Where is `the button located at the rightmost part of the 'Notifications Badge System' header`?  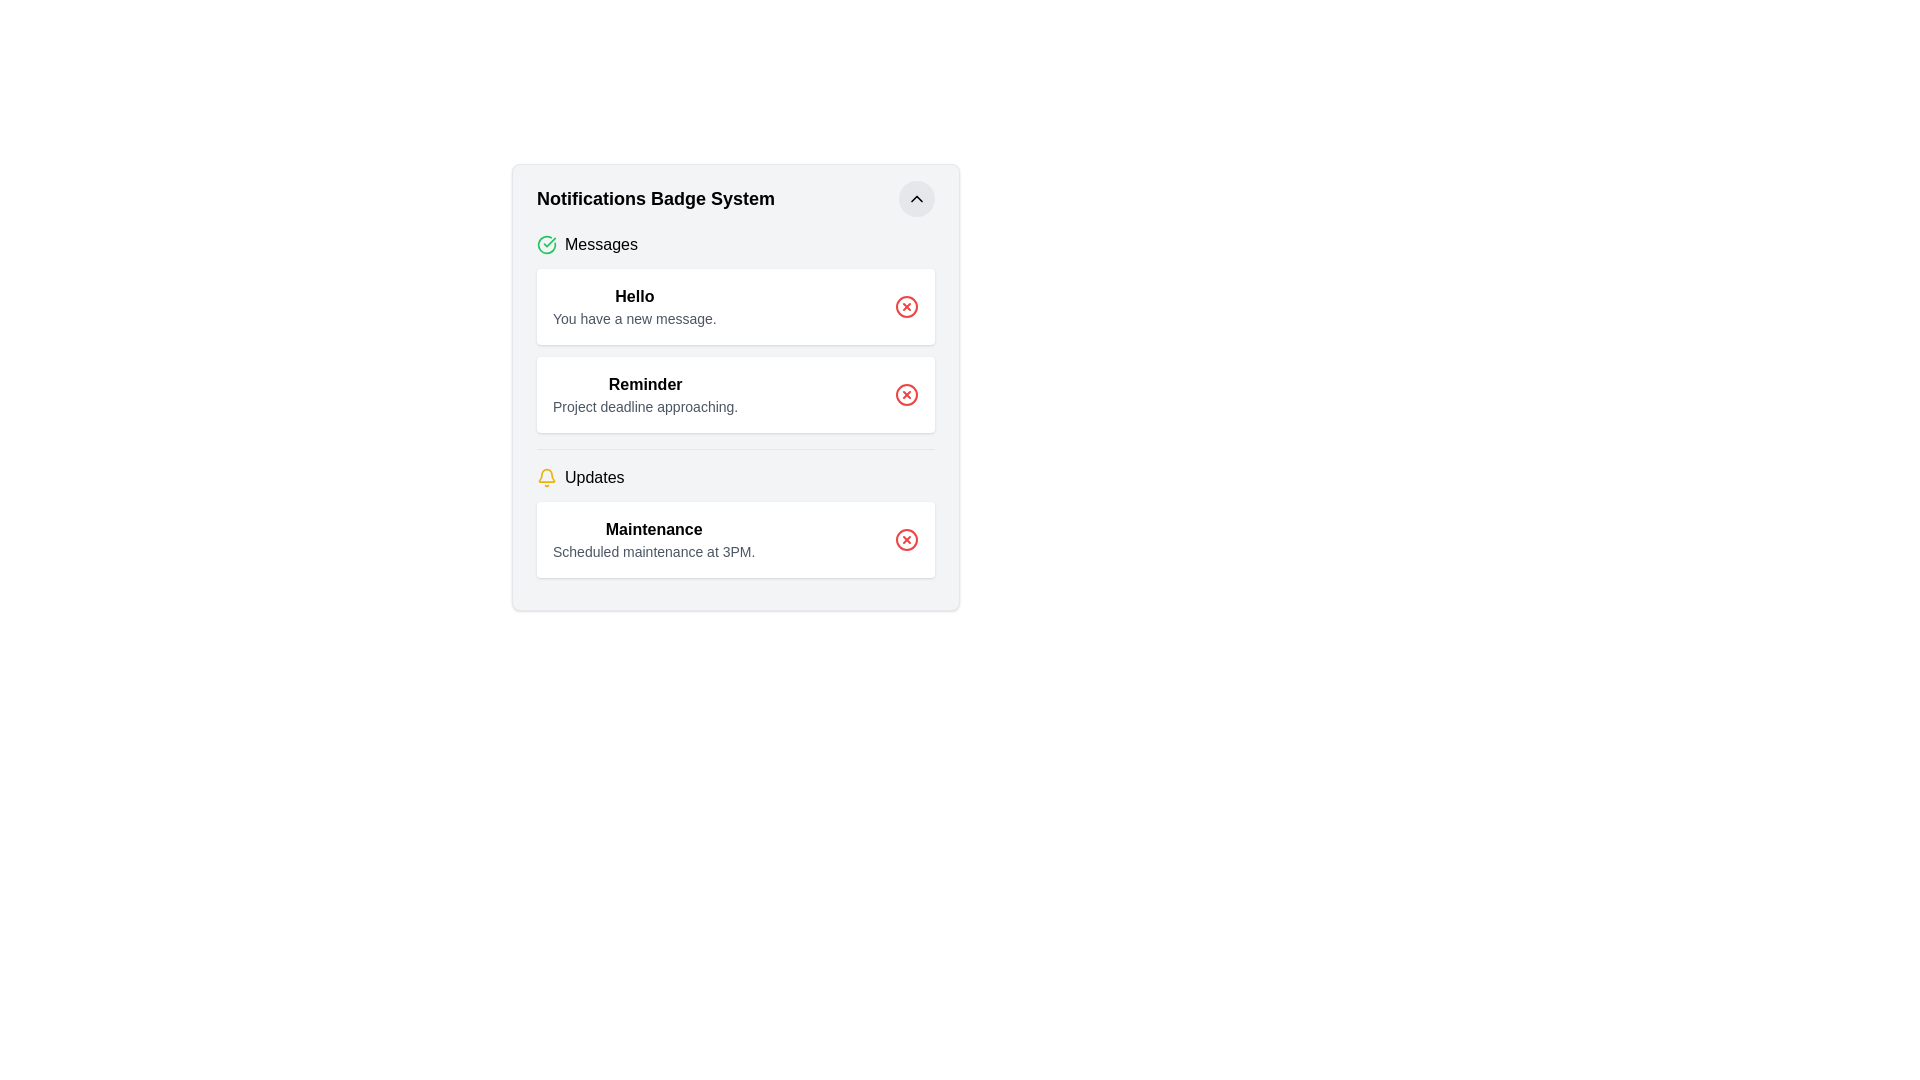 the button located at the rightmost part of the 'Notifications Badge System' header is located at coordinates (915, 199).